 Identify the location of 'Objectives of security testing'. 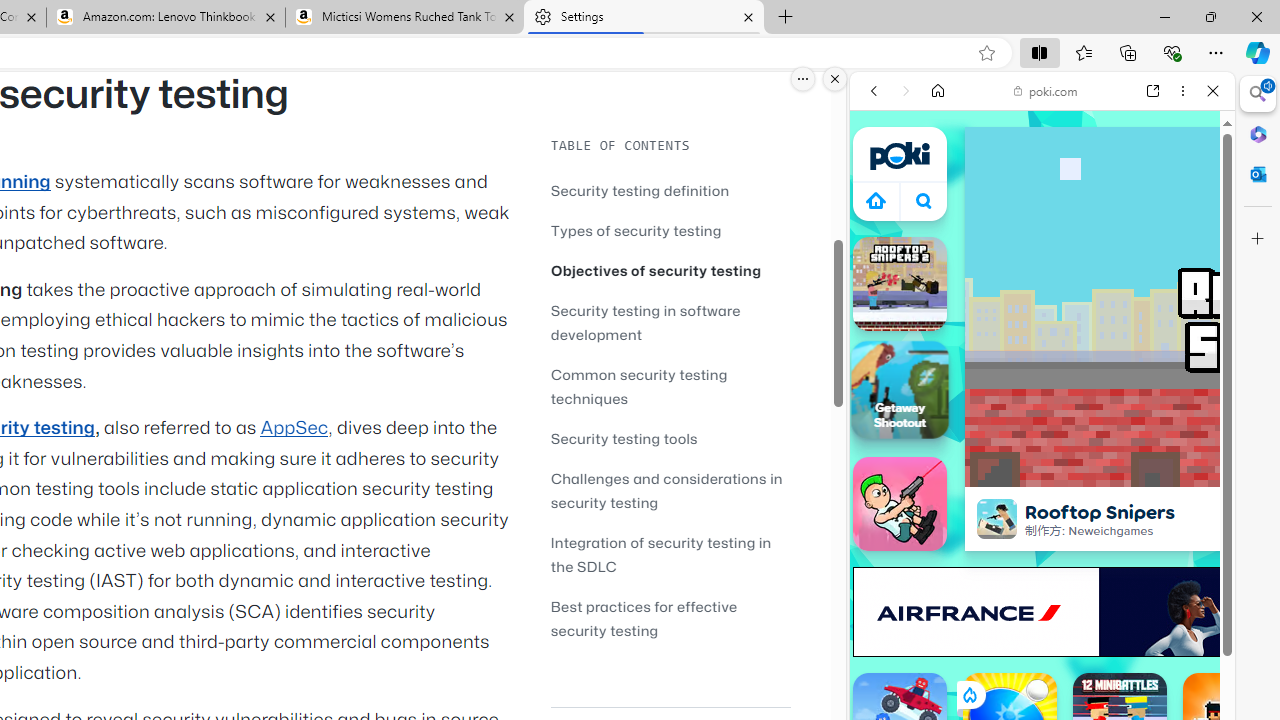
(670, 270).